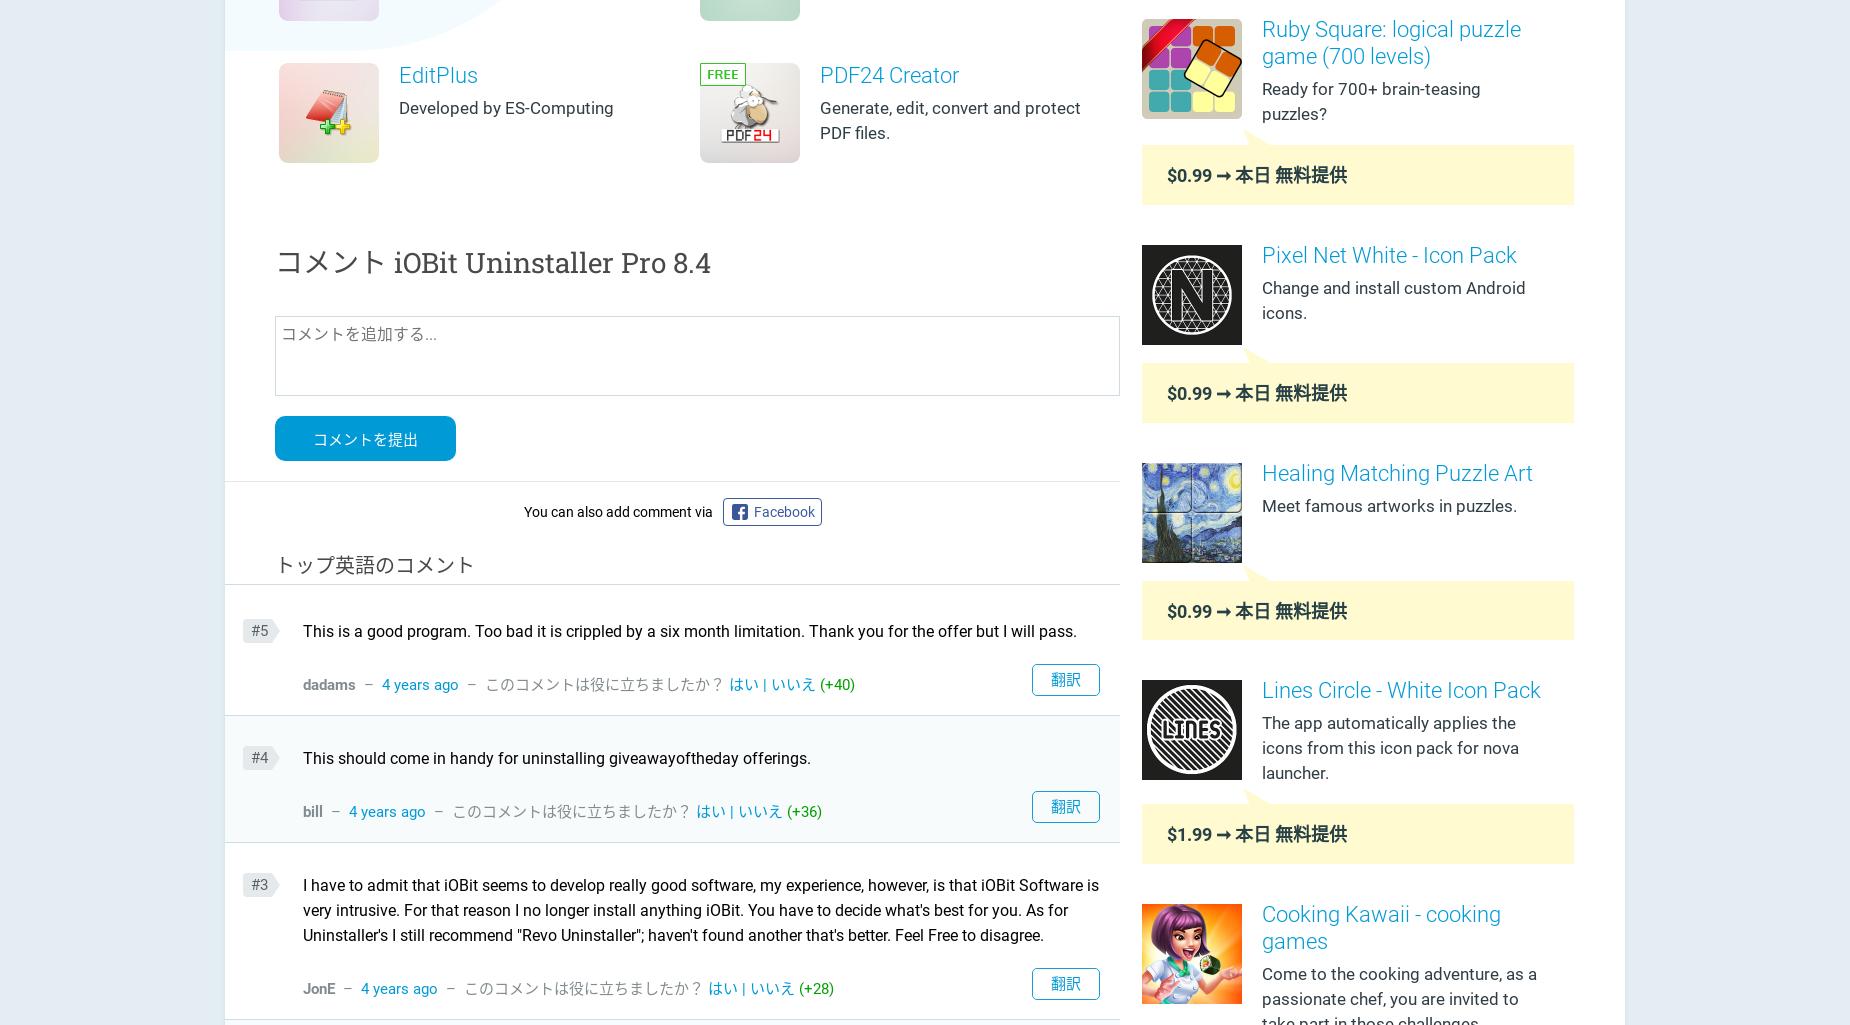  What do you see at coordinates (258, 756) in the screenshot?
I see `'#4'` at bounding box center [258, 756].